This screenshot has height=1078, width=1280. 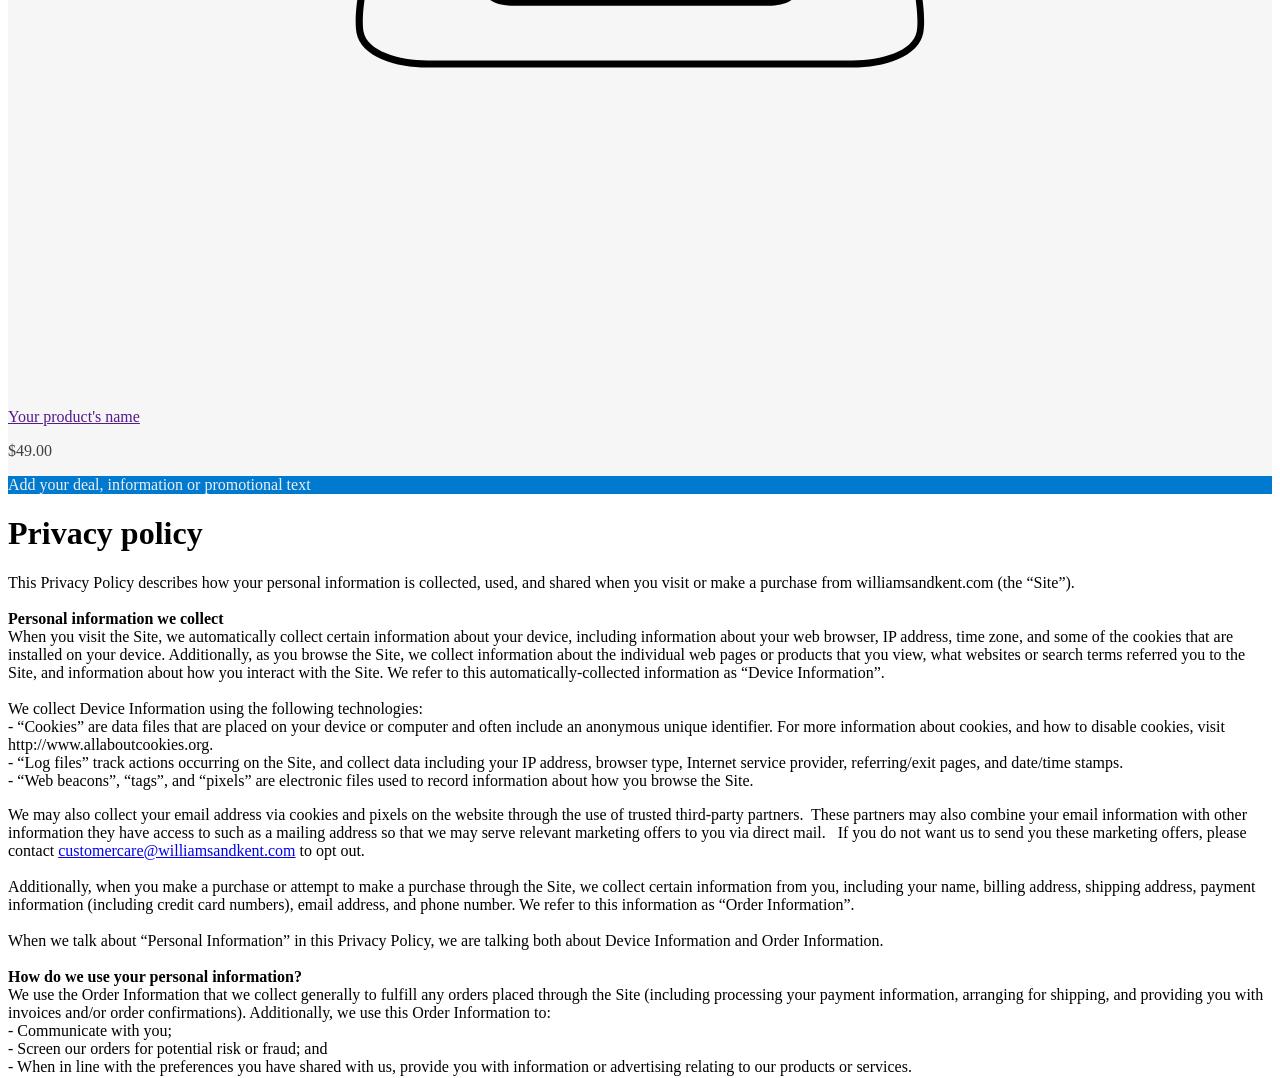 I want to click on '- “Web beacons”, “tags”, and “pixels” are electronic files used to record information about how you browse the Site.', so click(x=380, y=778).